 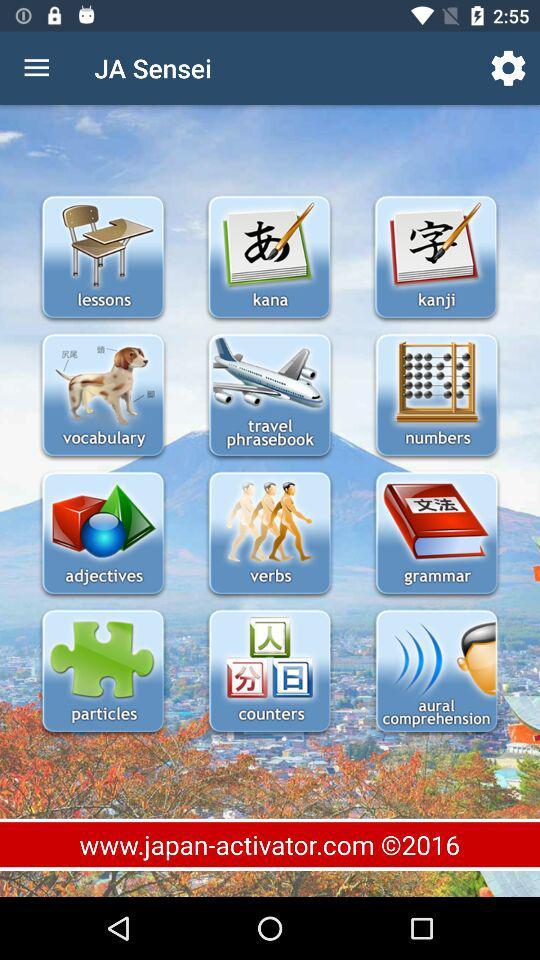 What do you see at coordinates (102, 258) in the screenshot?
I see `see a list of lessons` at bounding box center [102, 258].